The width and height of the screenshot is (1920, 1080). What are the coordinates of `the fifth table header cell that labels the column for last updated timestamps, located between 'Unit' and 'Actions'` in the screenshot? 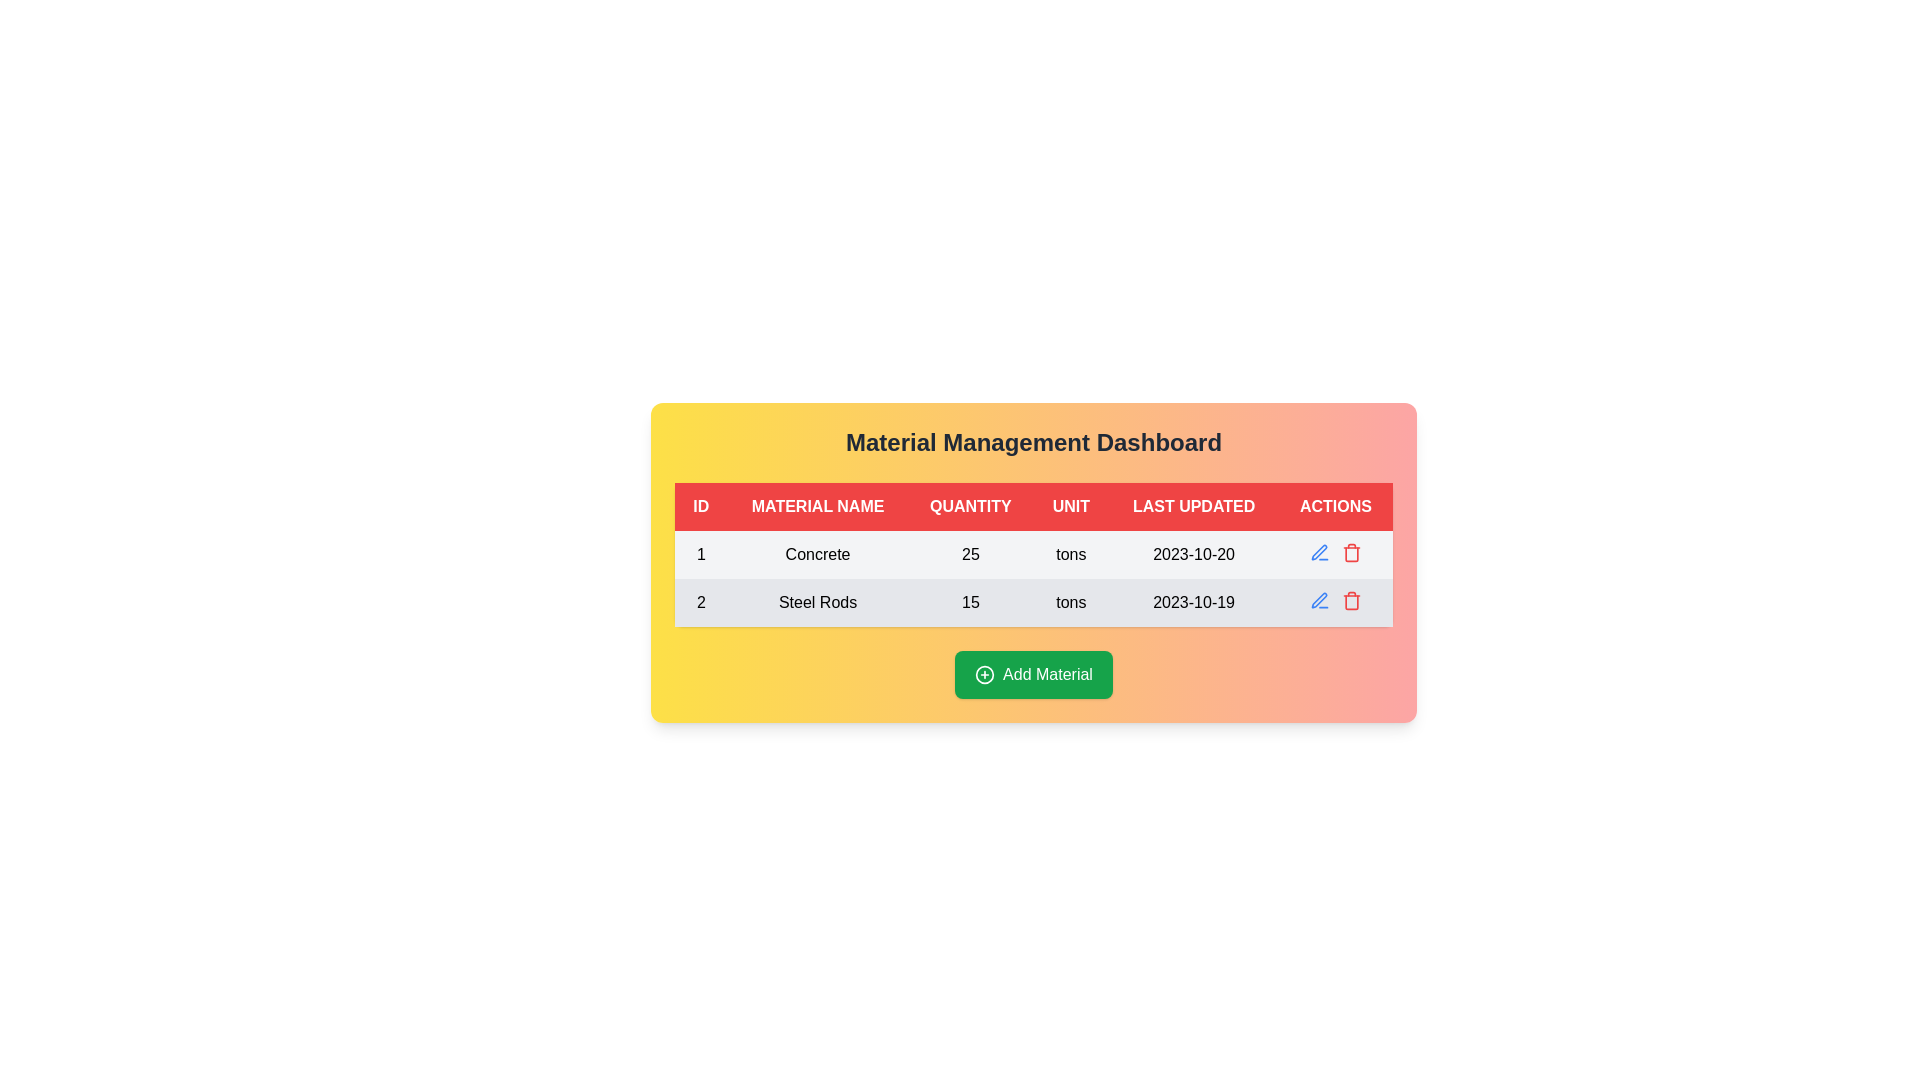 It's located at (1194, 505).